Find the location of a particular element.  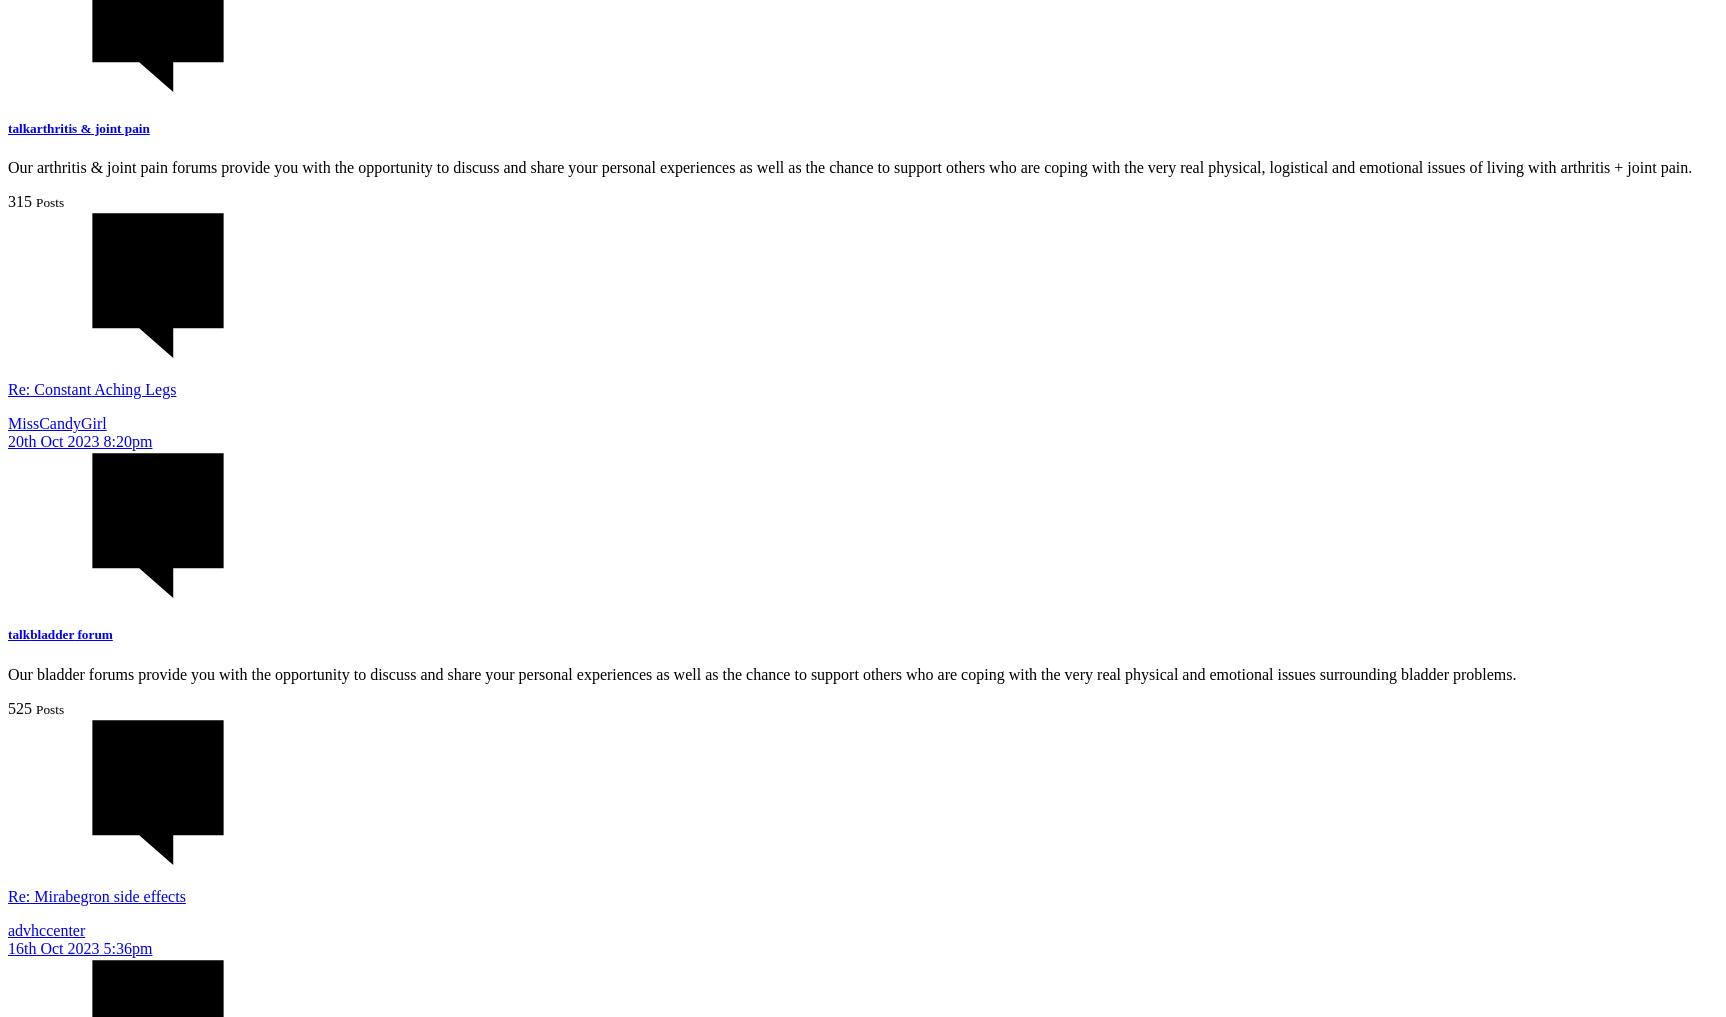

'Re: Constant Aching Legs' is located at coordinates (90, 388).